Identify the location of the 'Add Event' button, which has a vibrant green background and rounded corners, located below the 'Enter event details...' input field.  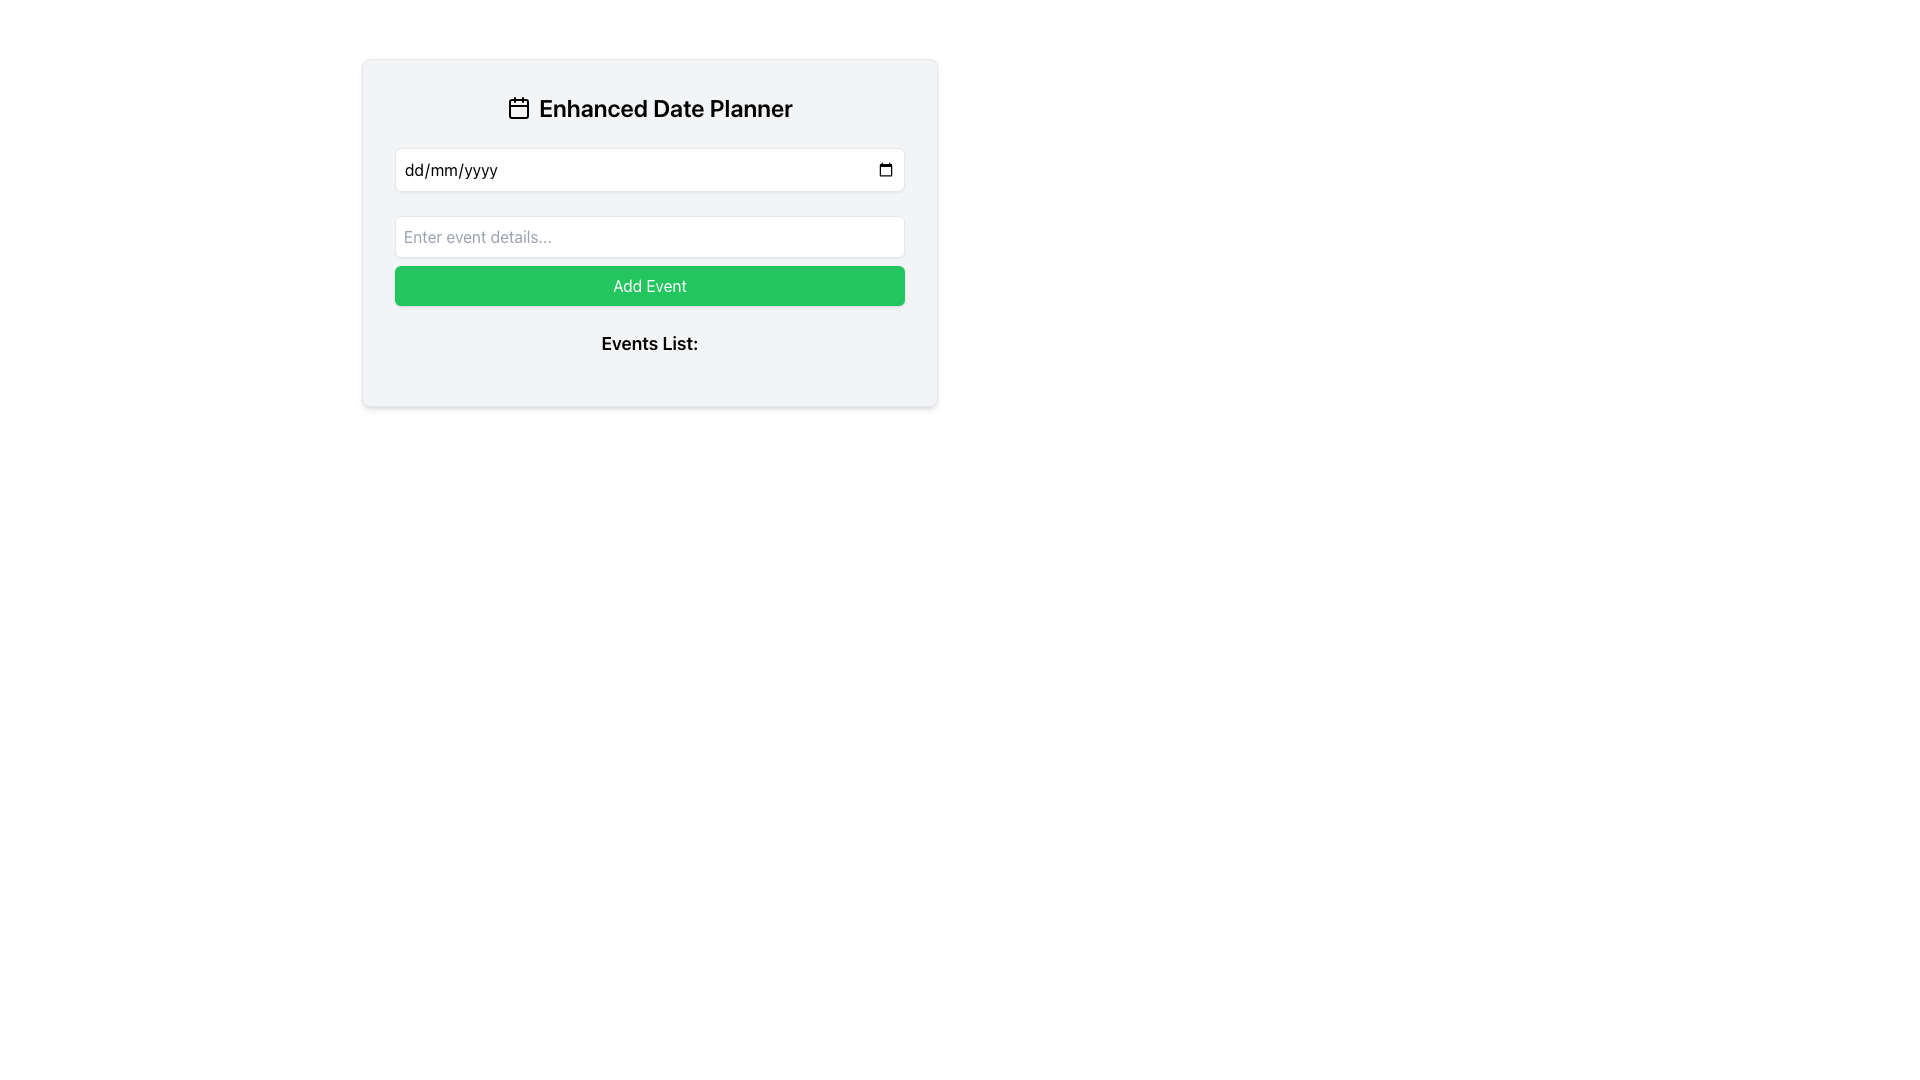
(649, 285).